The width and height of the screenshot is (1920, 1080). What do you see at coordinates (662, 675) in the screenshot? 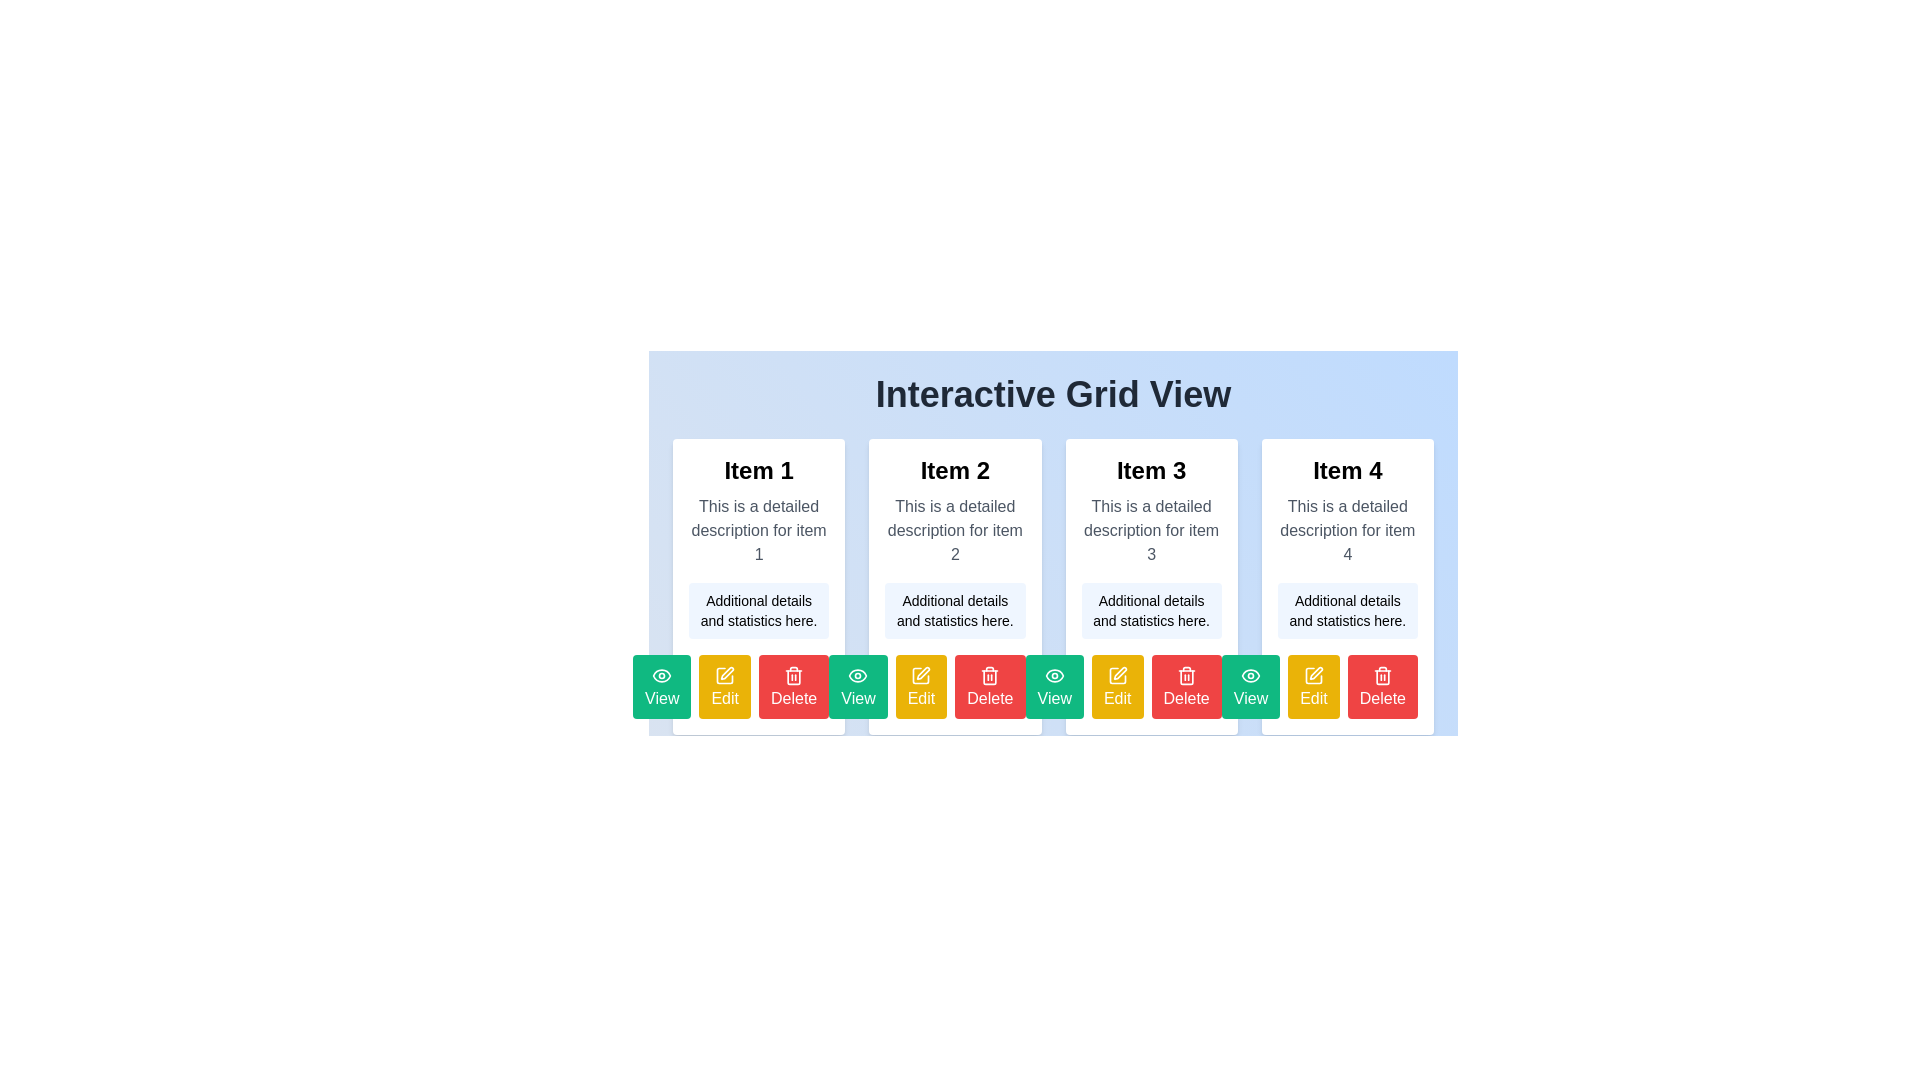
I see `the 'View' button surrounding the eye SVG icon, which is the first action button for 'Item 1'` at bounding box center [662, 675].